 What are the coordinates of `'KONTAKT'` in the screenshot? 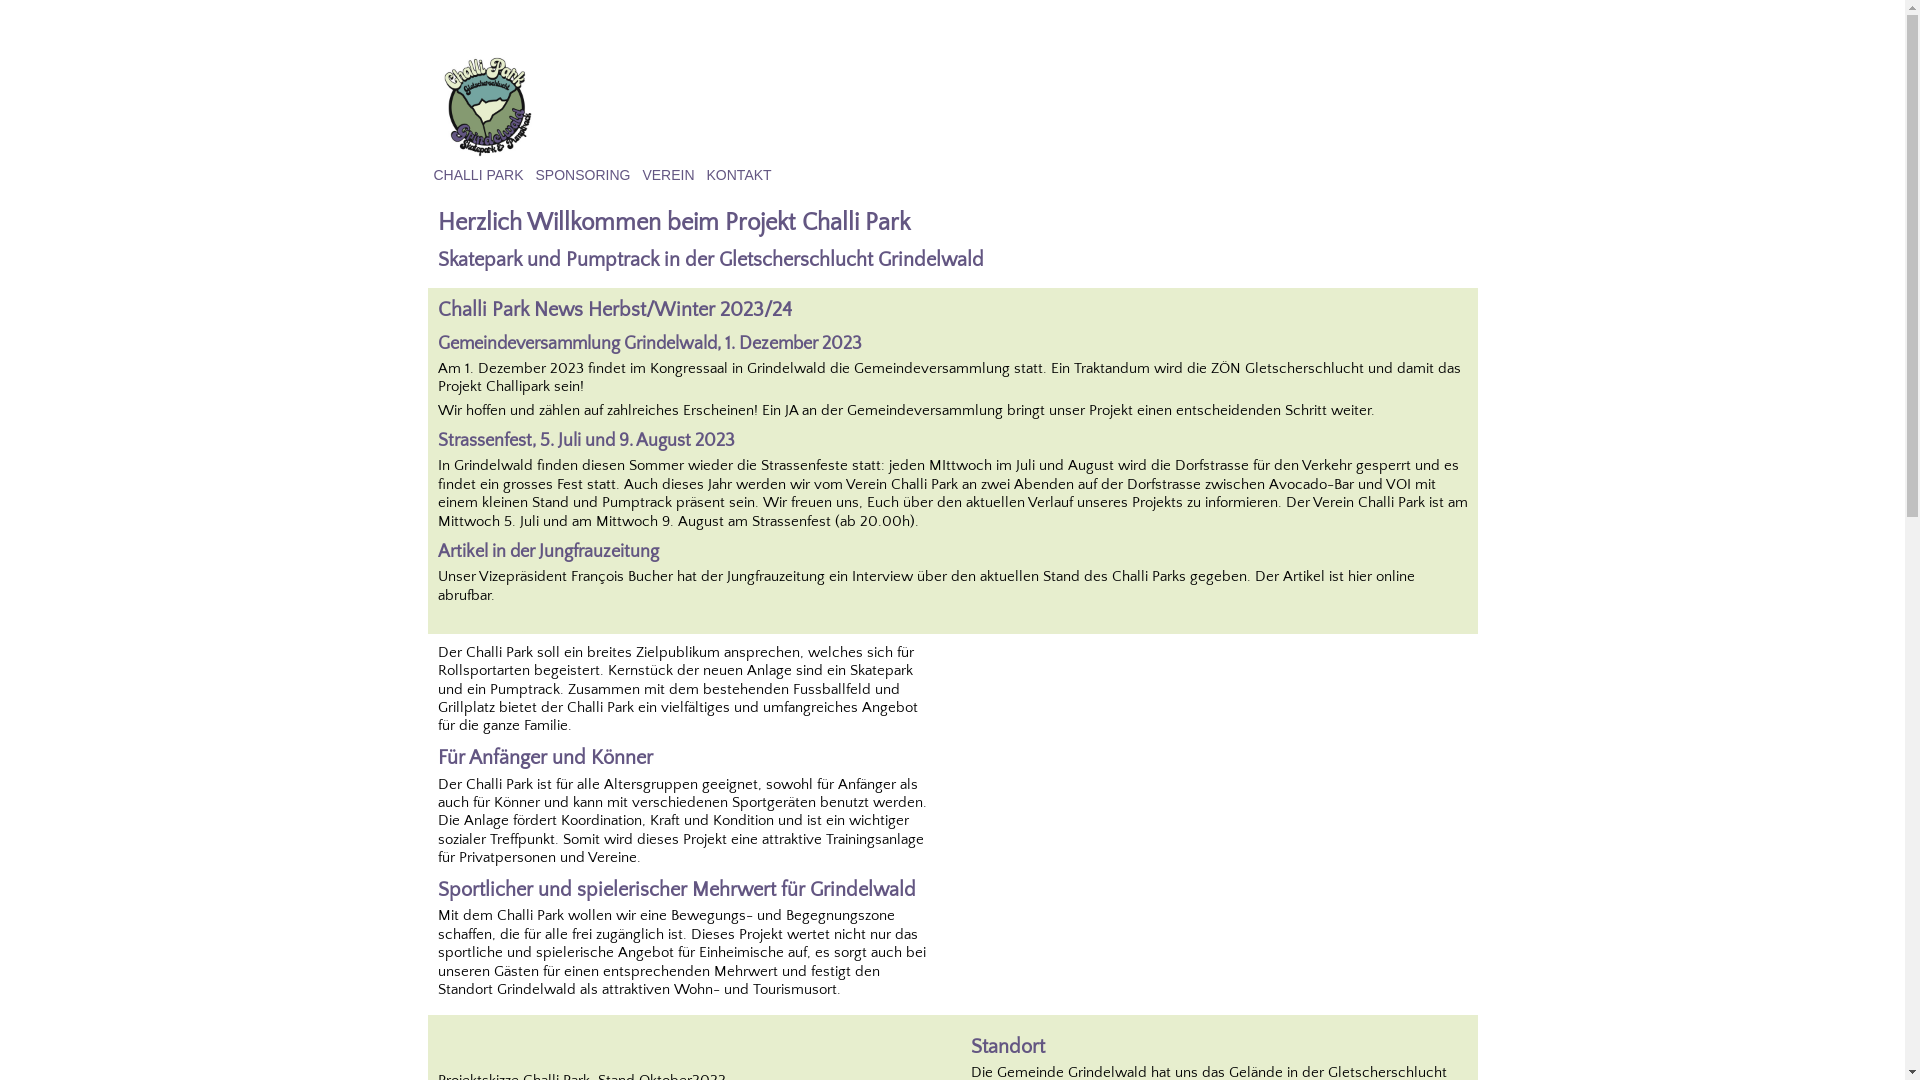 It's located at (738, 174).